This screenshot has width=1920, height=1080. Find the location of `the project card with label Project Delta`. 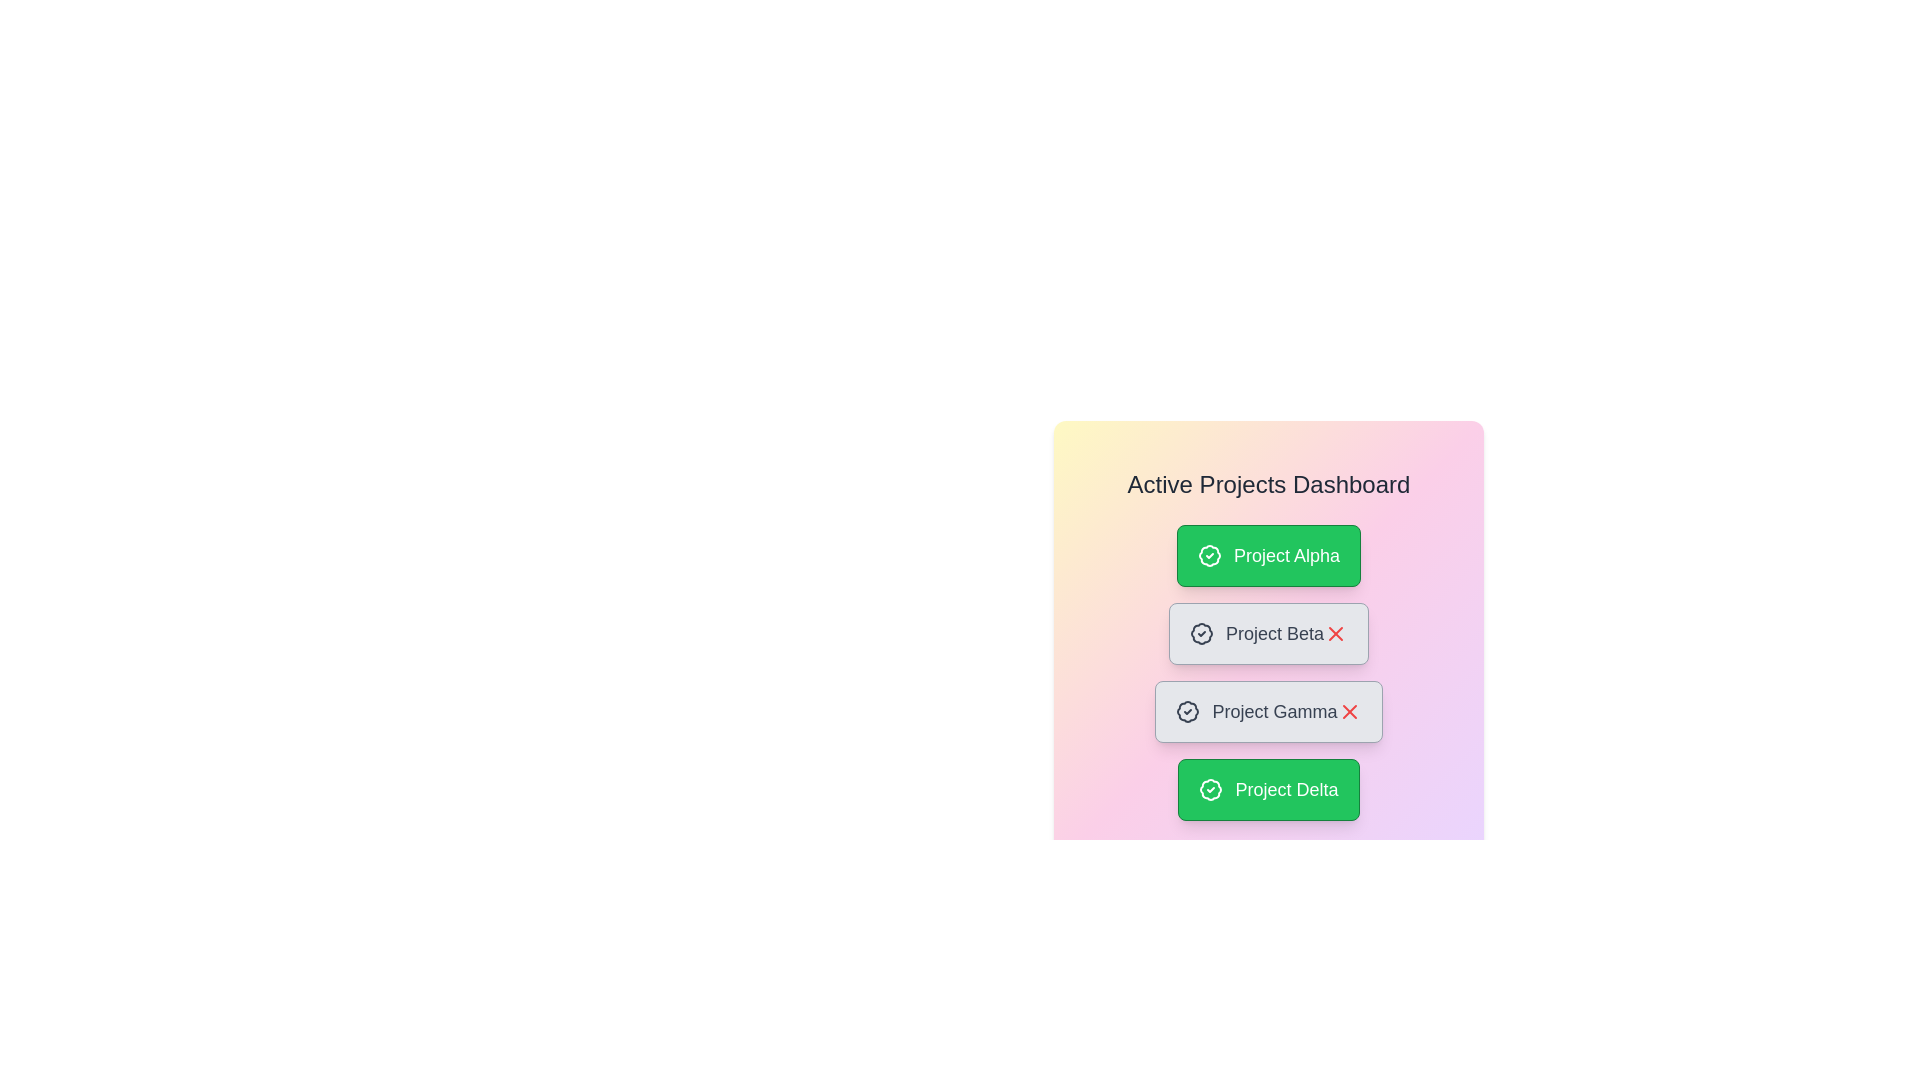

the project card with label Project Delta is located at coordinates (1267, 789).